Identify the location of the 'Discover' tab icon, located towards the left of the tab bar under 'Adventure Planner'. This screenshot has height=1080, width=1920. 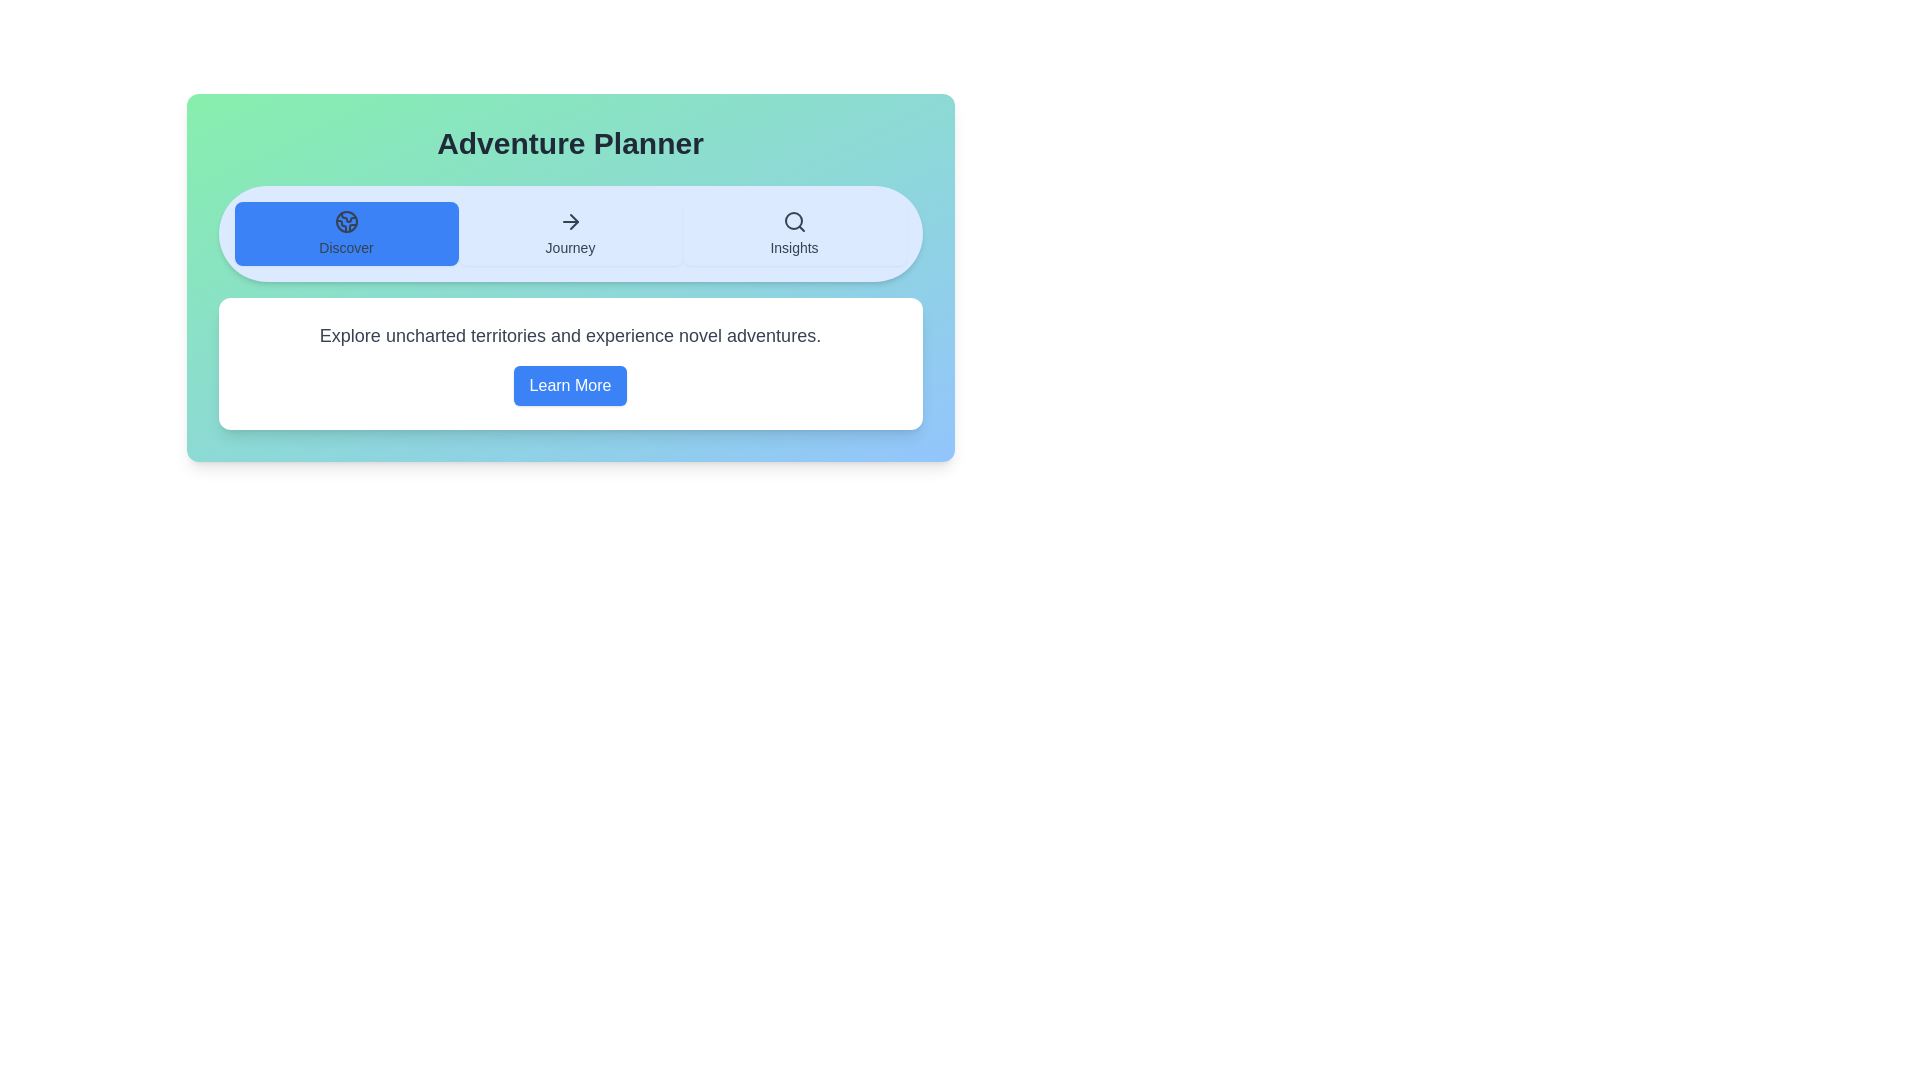
(346, 222).